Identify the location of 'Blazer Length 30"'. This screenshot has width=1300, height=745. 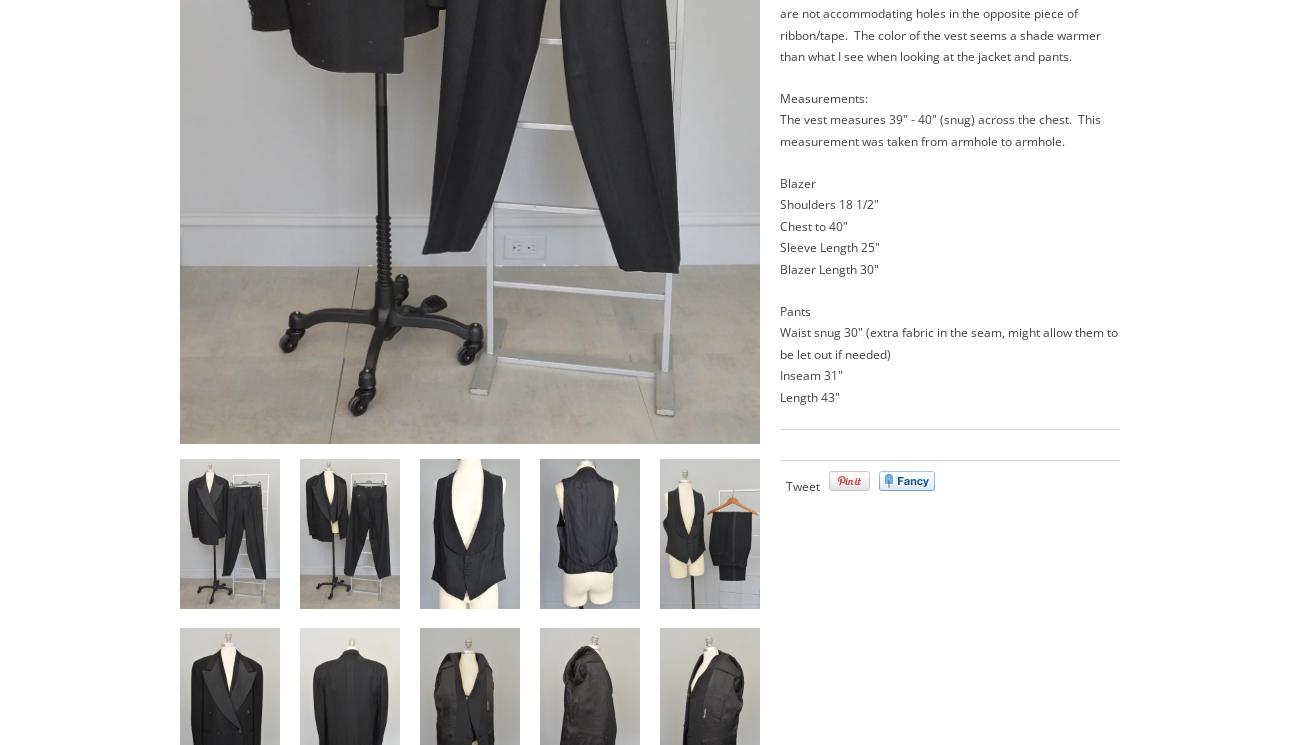
(829, 268).